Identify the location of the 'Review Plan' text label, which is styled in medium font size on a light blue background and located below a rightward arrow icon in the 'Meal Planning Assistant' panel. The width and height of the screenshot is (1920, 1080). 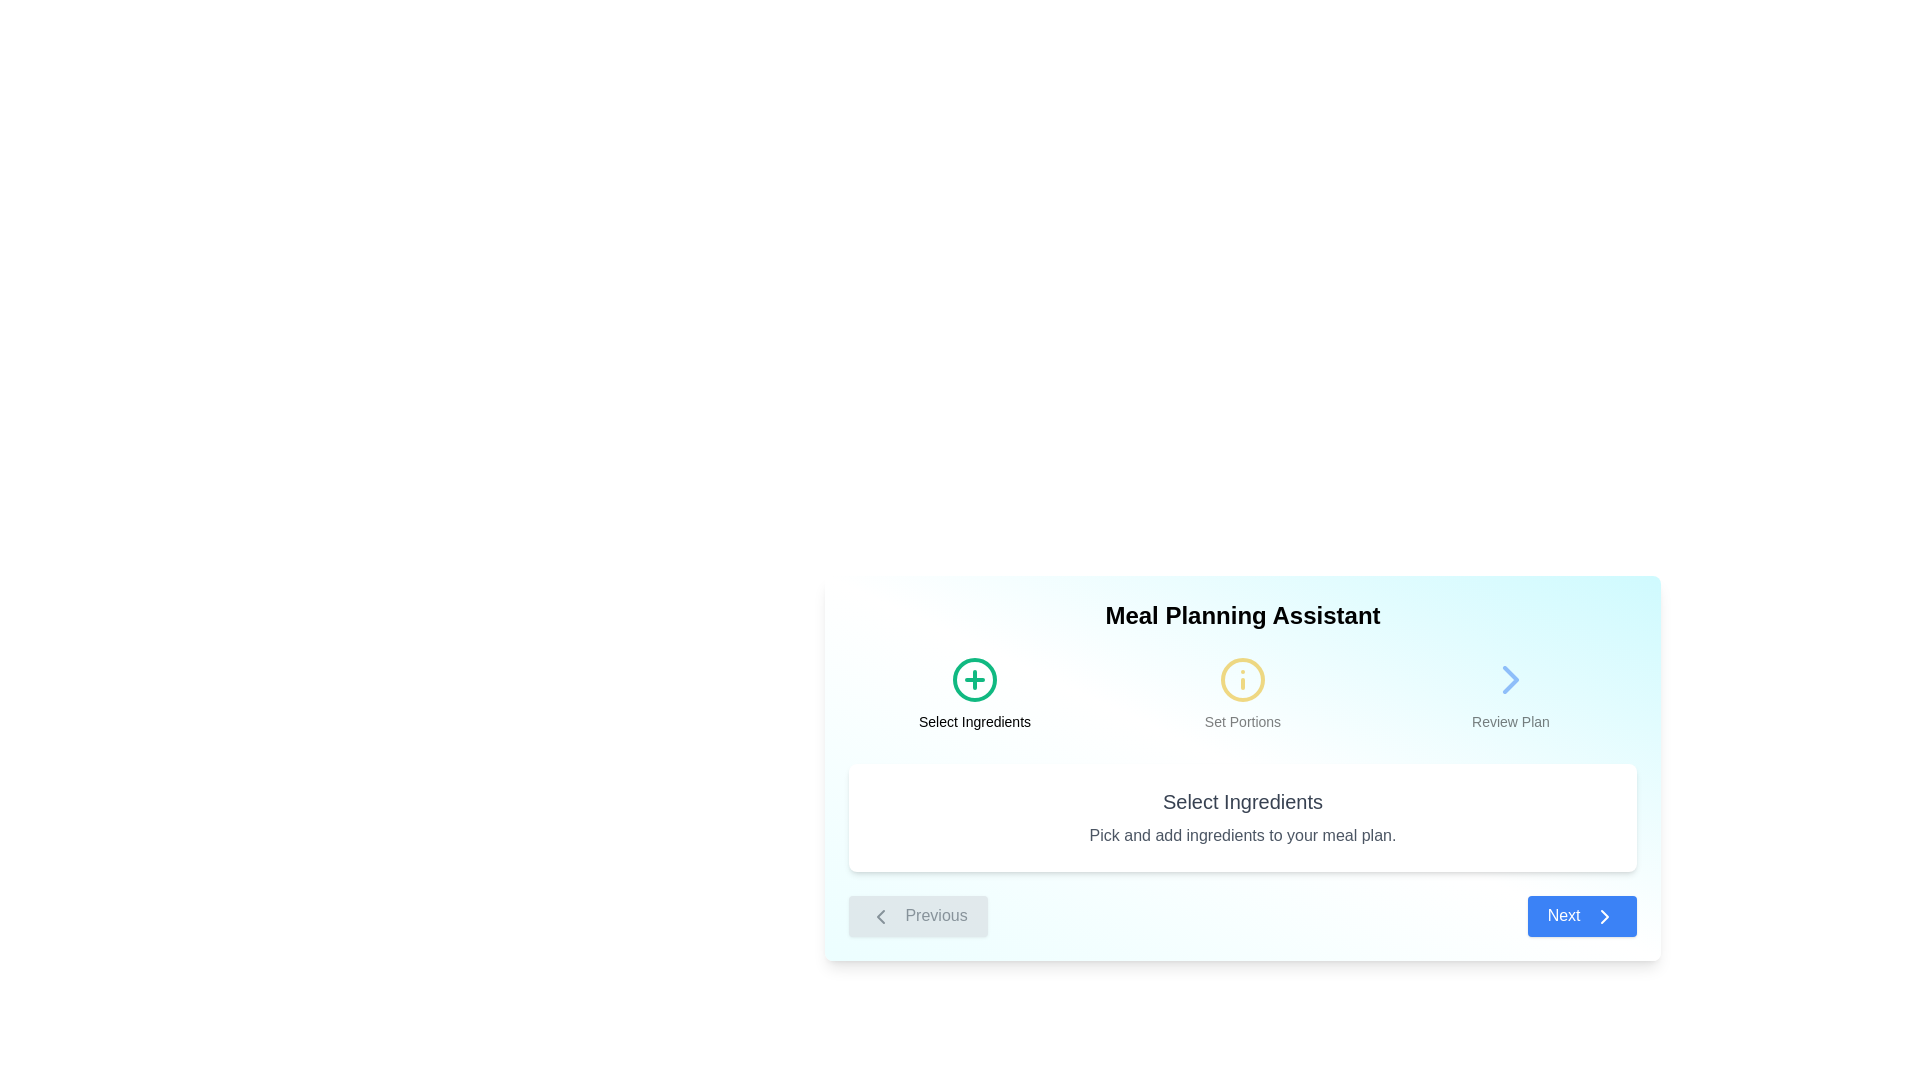
(1511, 721).